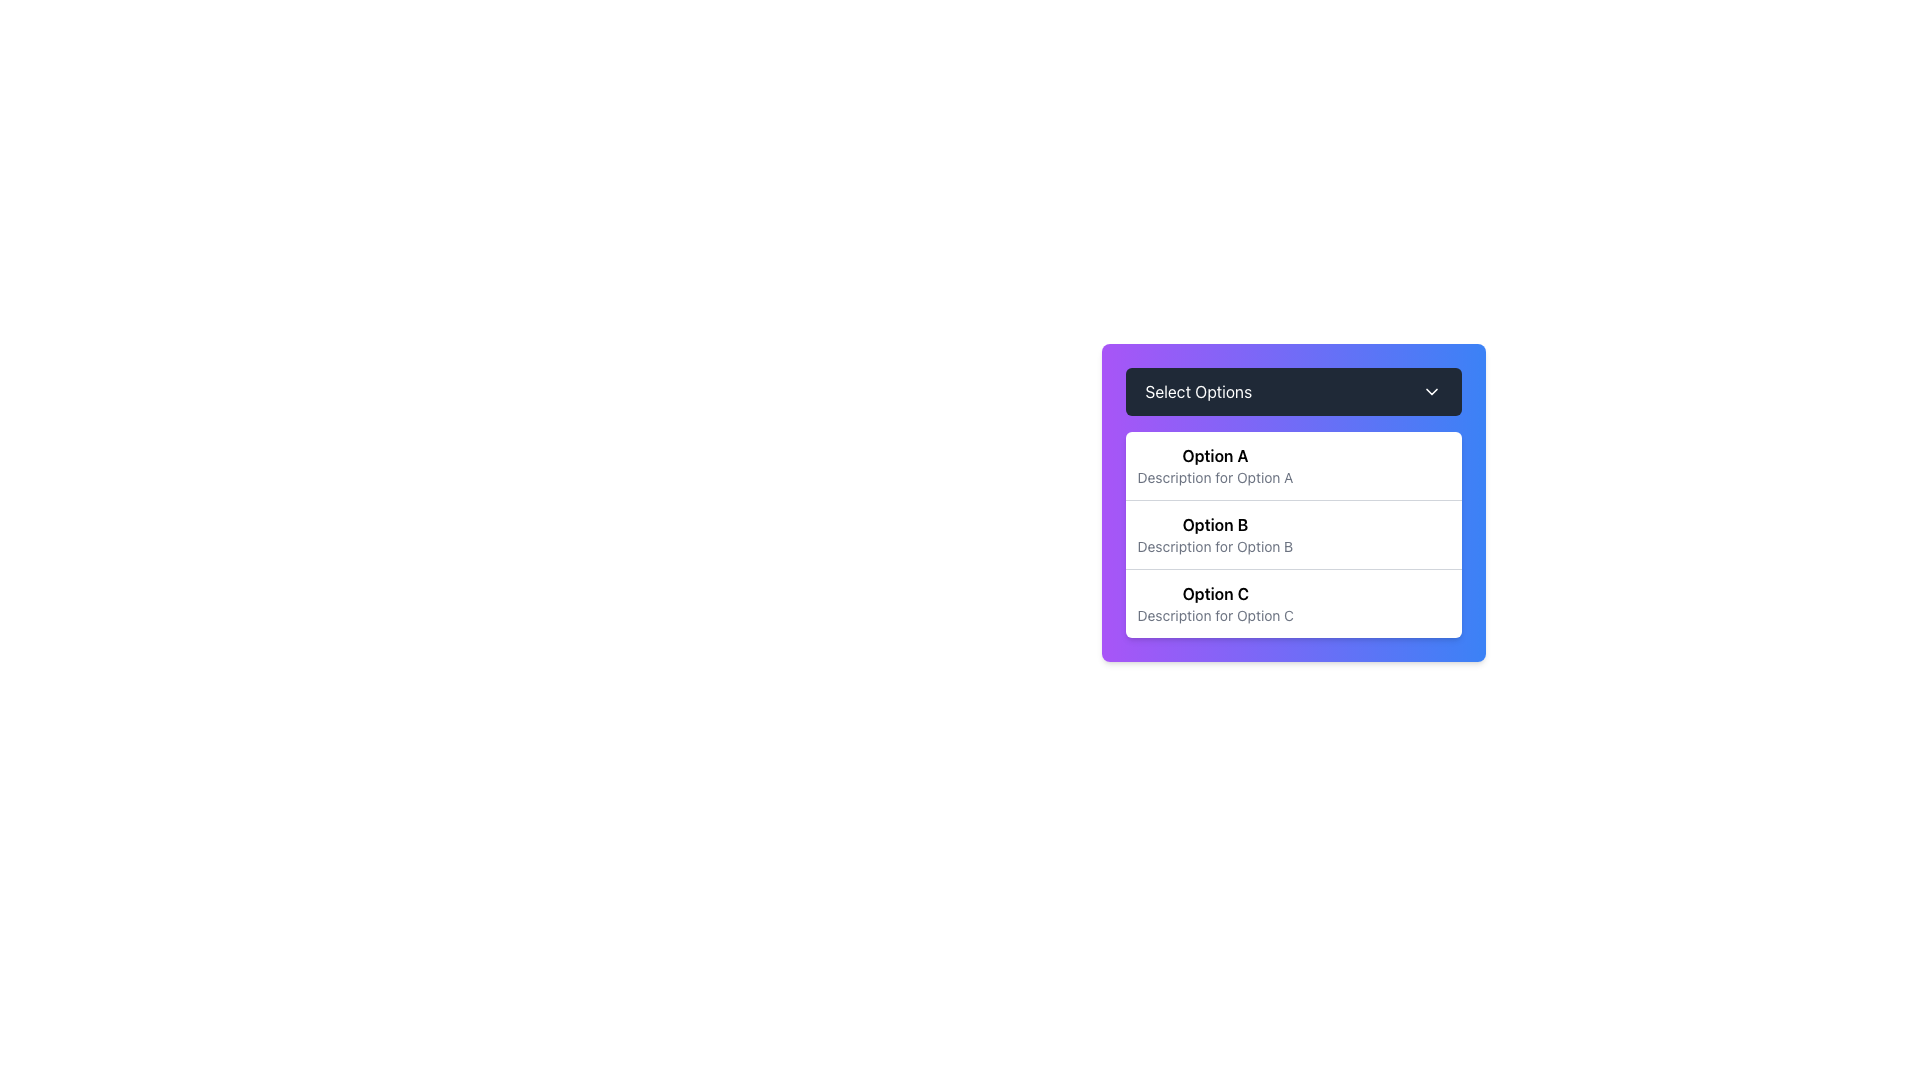 The width and height of the screenshot is (1920, 1080). I want to click on the dropdown entry labeled 'Option A', so click(1214, 466).